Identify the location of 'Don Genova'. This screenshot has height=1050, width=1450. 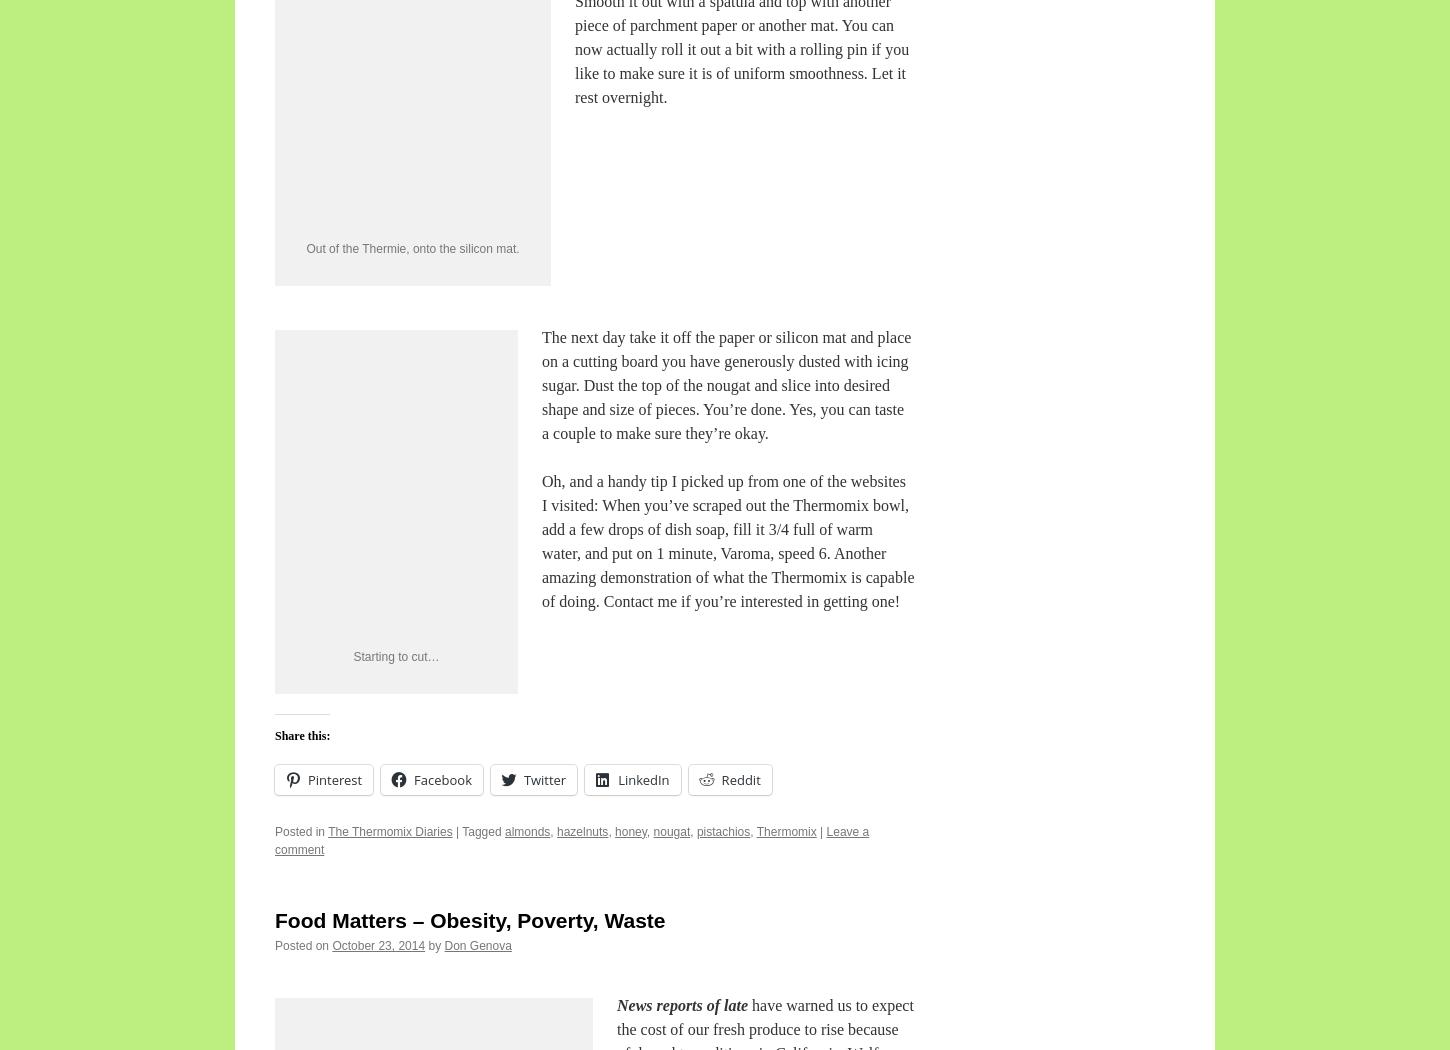
(476, 945).